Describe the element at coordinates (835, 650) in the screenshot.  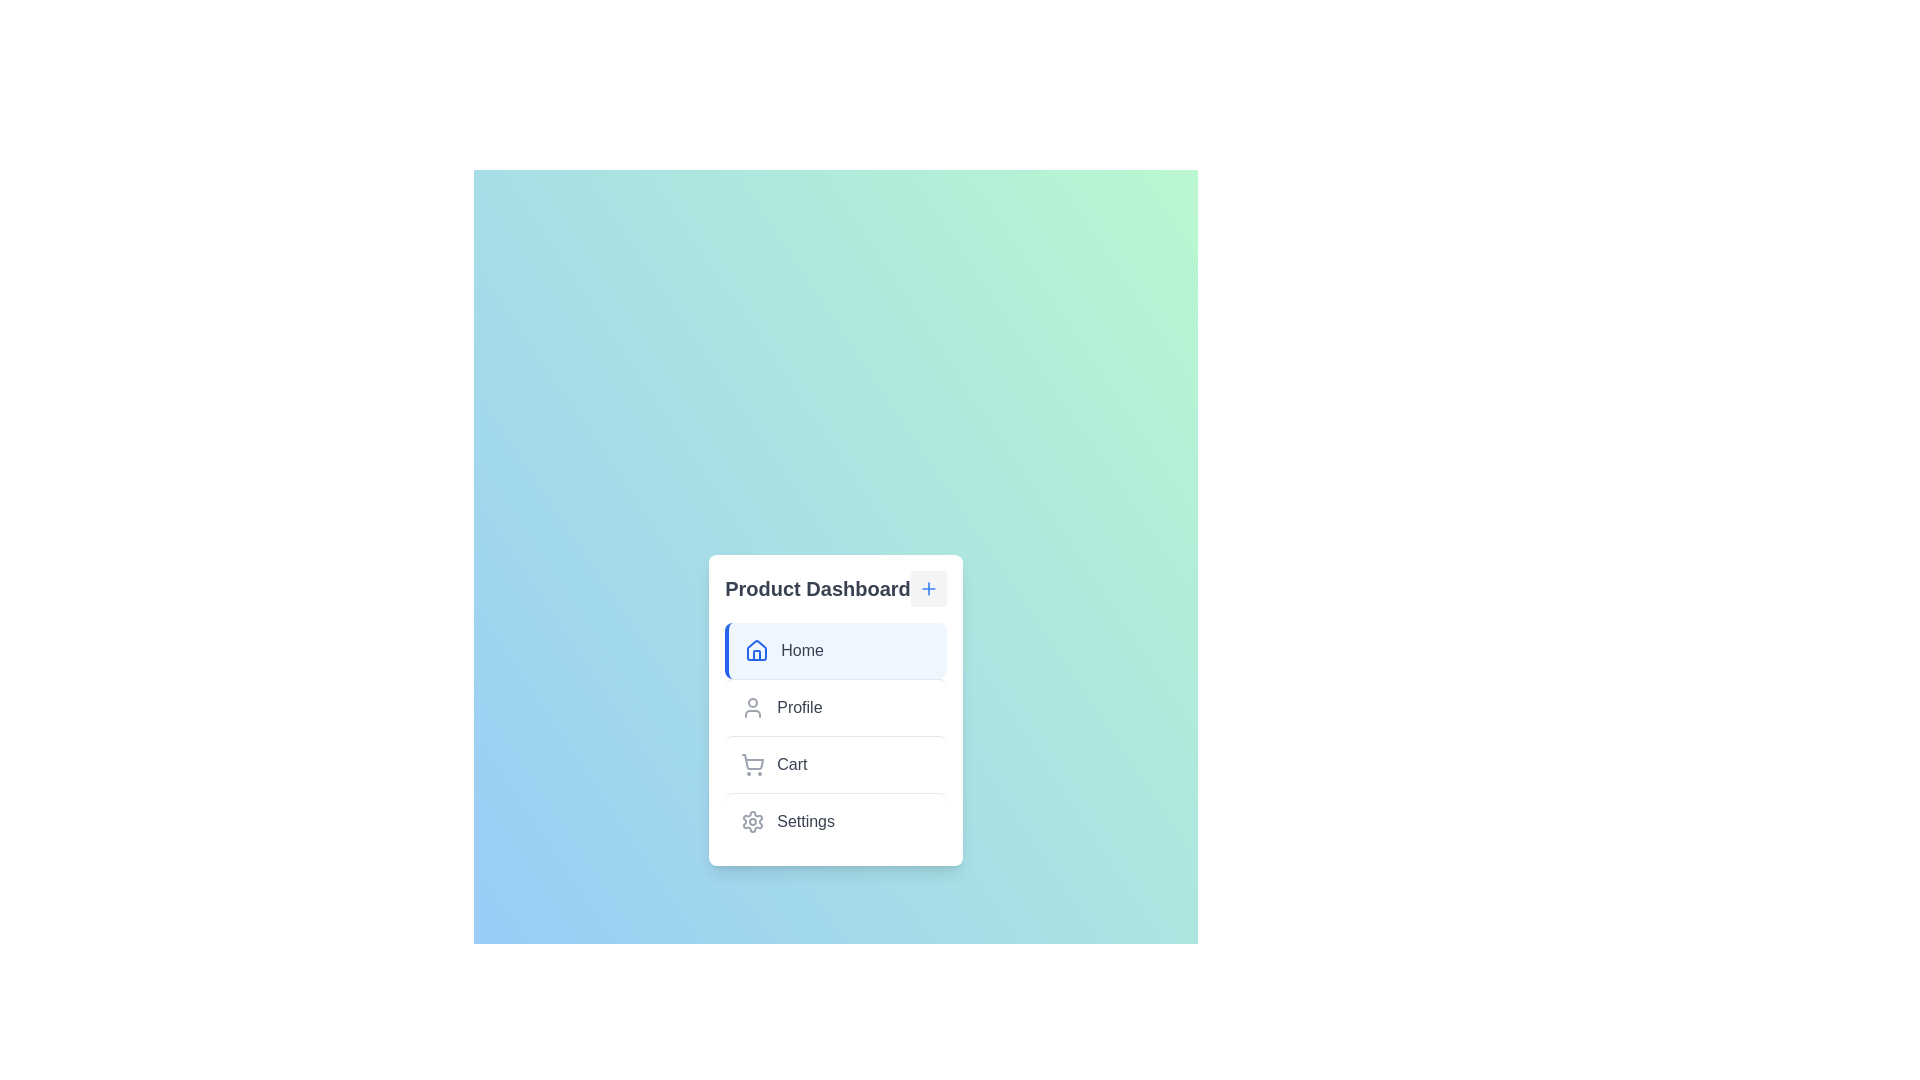
I see `the menu item labeled Home` at that location.